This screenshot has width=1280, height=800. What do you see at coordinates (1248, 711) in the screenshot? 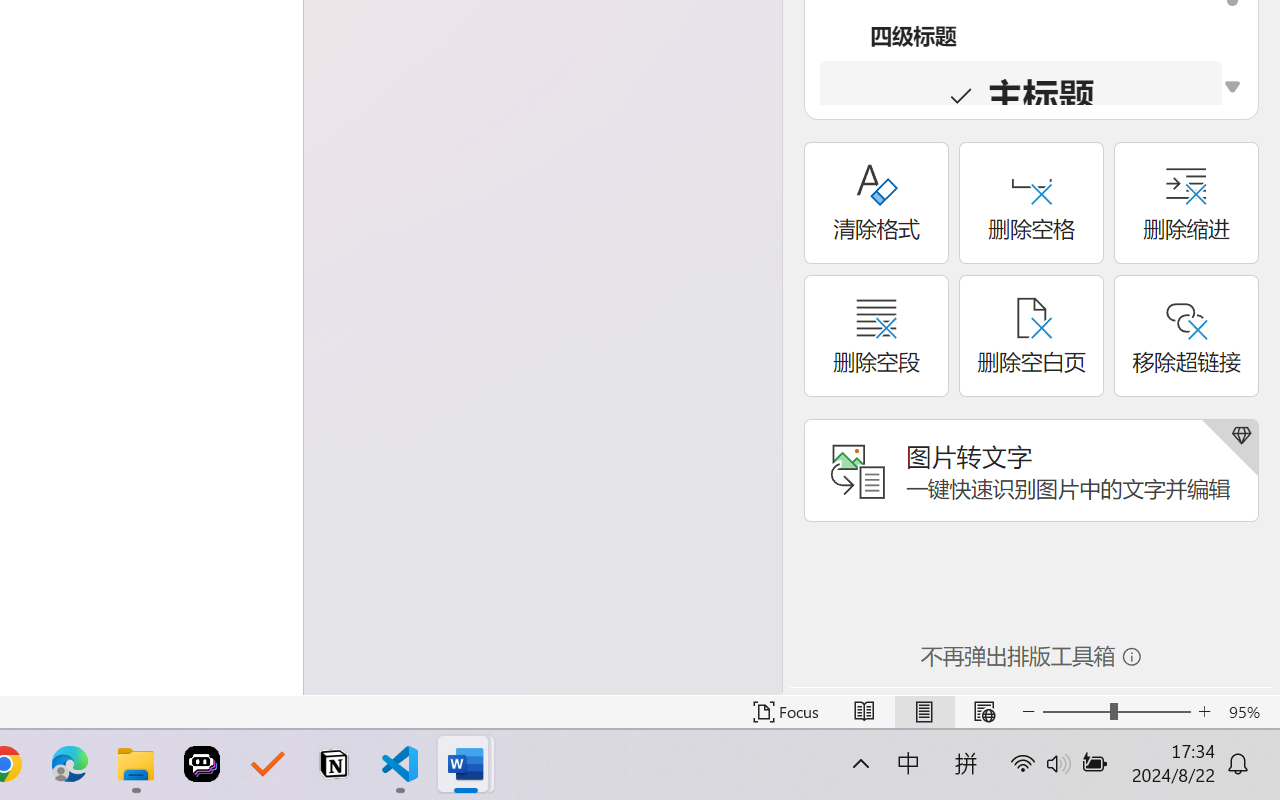
I see `'Zoom 95%'` at bounding box center [1248, 711].